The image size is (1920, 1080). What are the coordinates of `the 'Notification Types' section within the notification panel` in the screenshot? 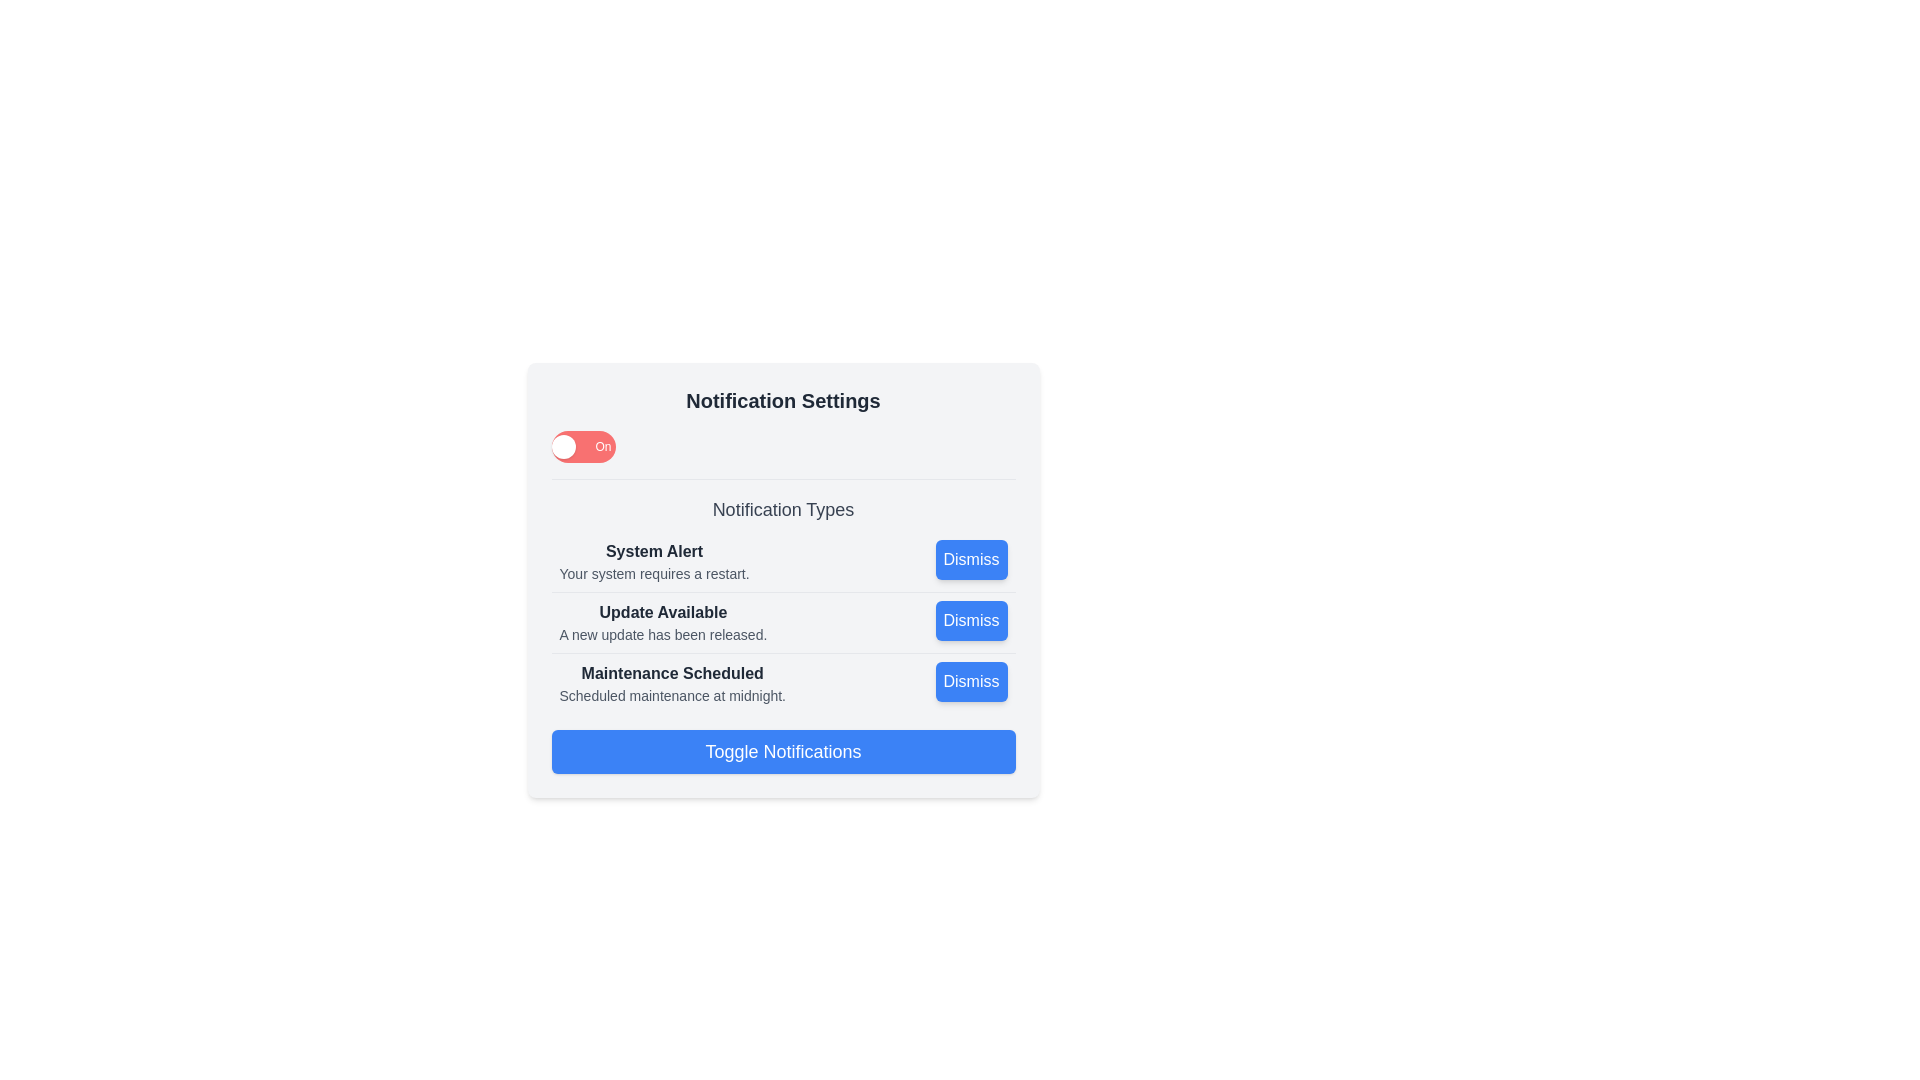 It's located at (782, 595).